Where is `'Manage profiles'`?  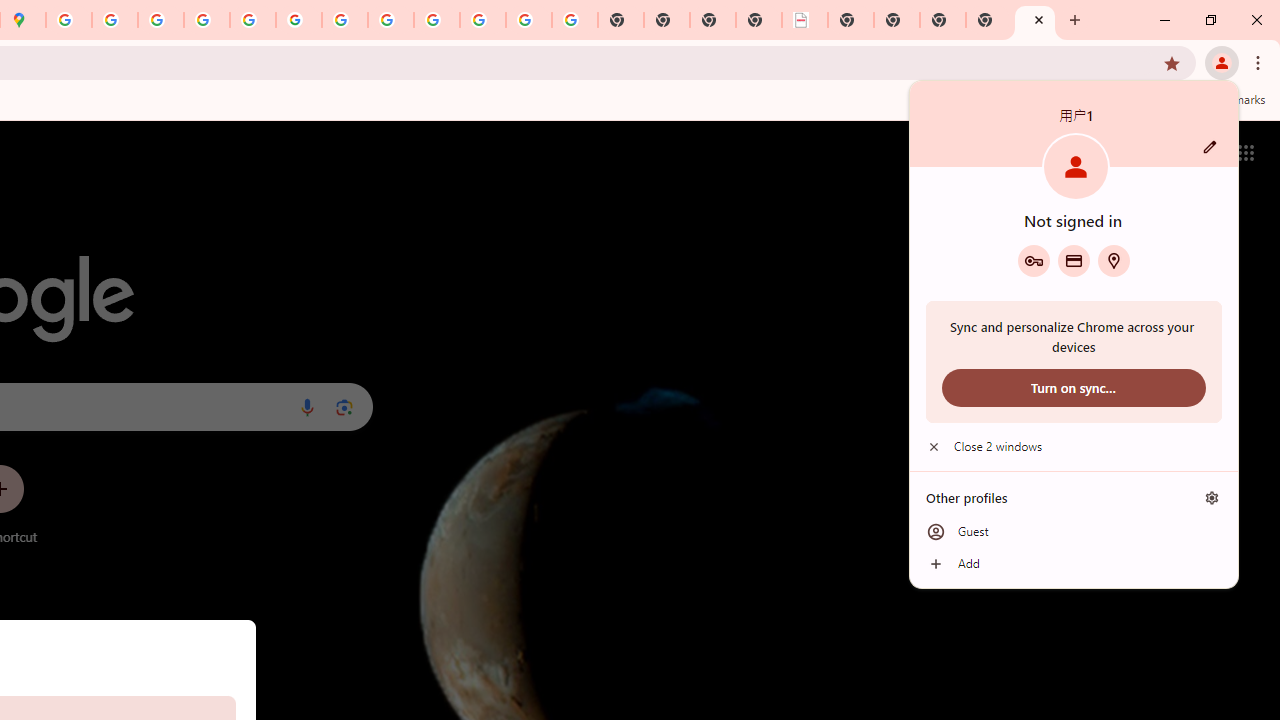
'Manage profiles' is located at coordinates (1211, 497).